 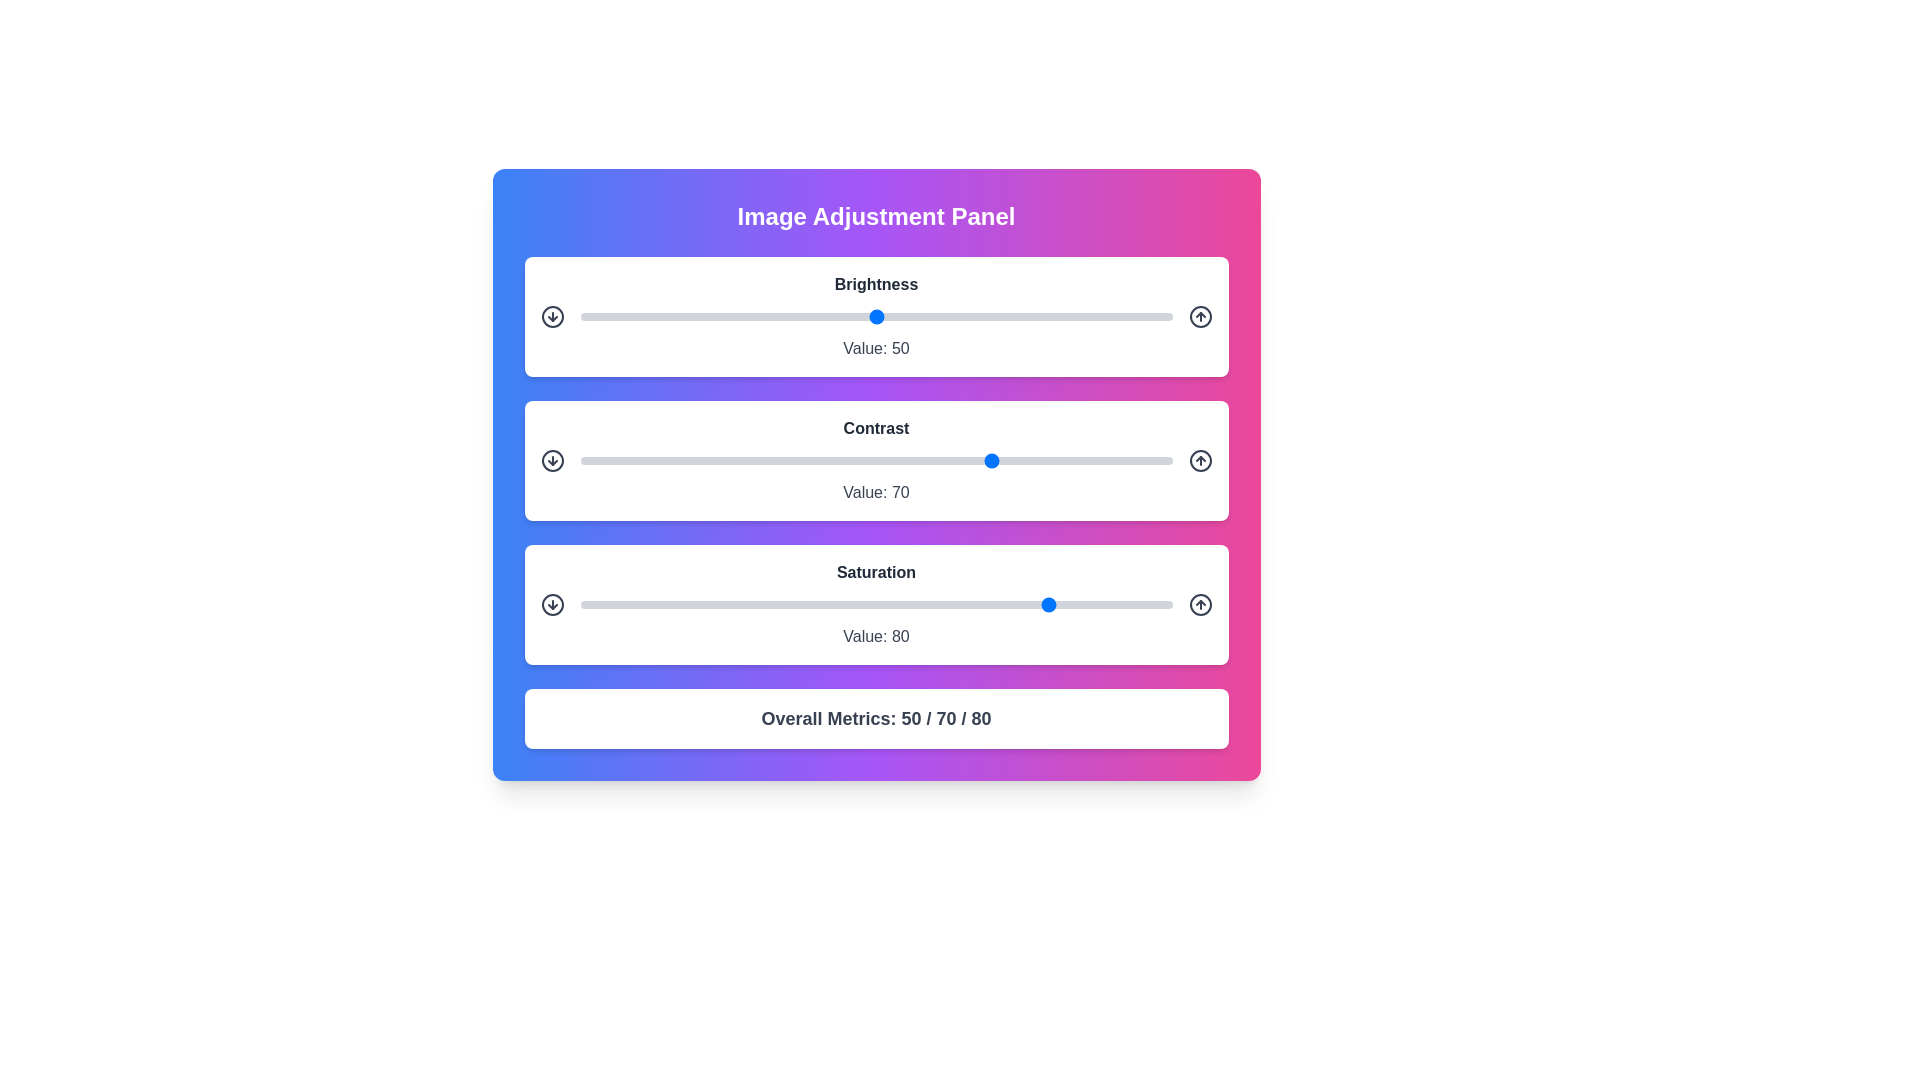 What do you see at coordinates (1125, 604) in the screenshot?
I see `the slider value` at bounding box center [1125, 604].